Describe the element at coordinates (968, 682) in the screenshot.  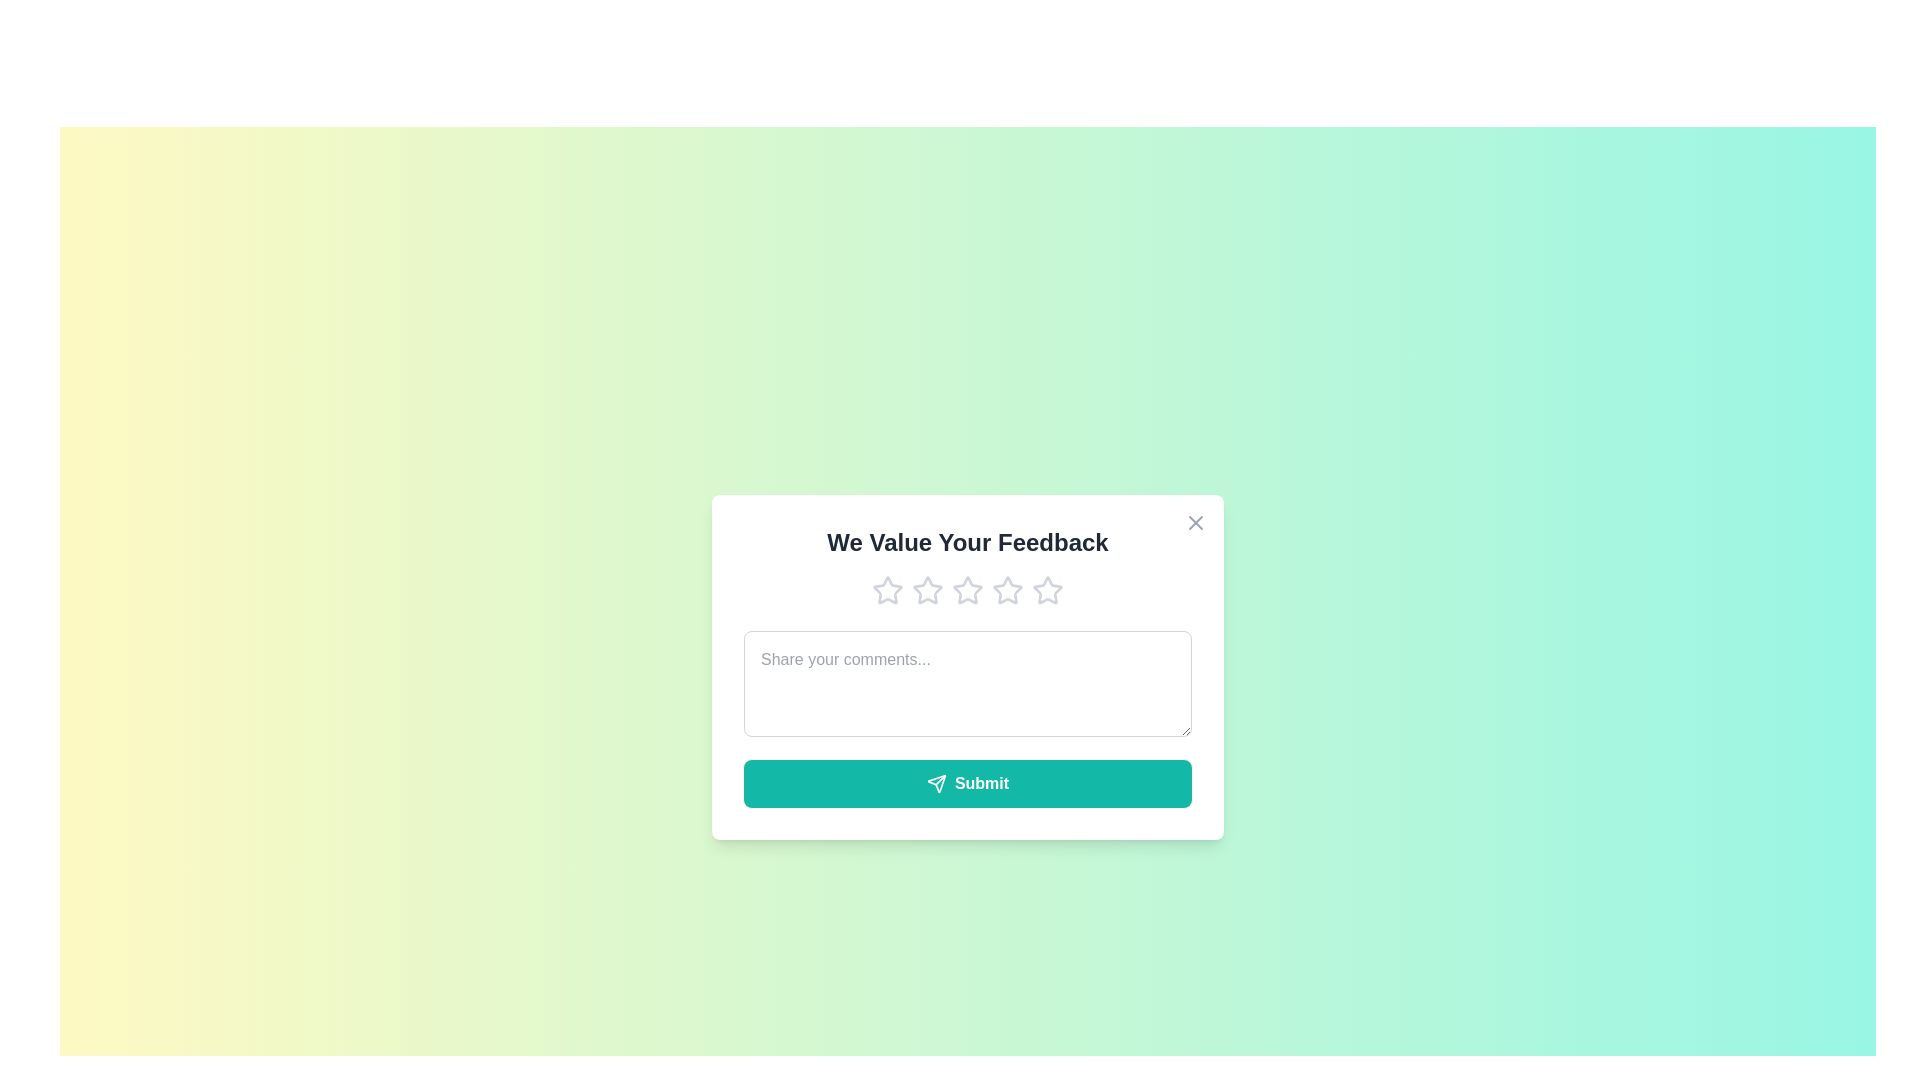
I see `the text area and type the comment 'Great service!'` at that location.